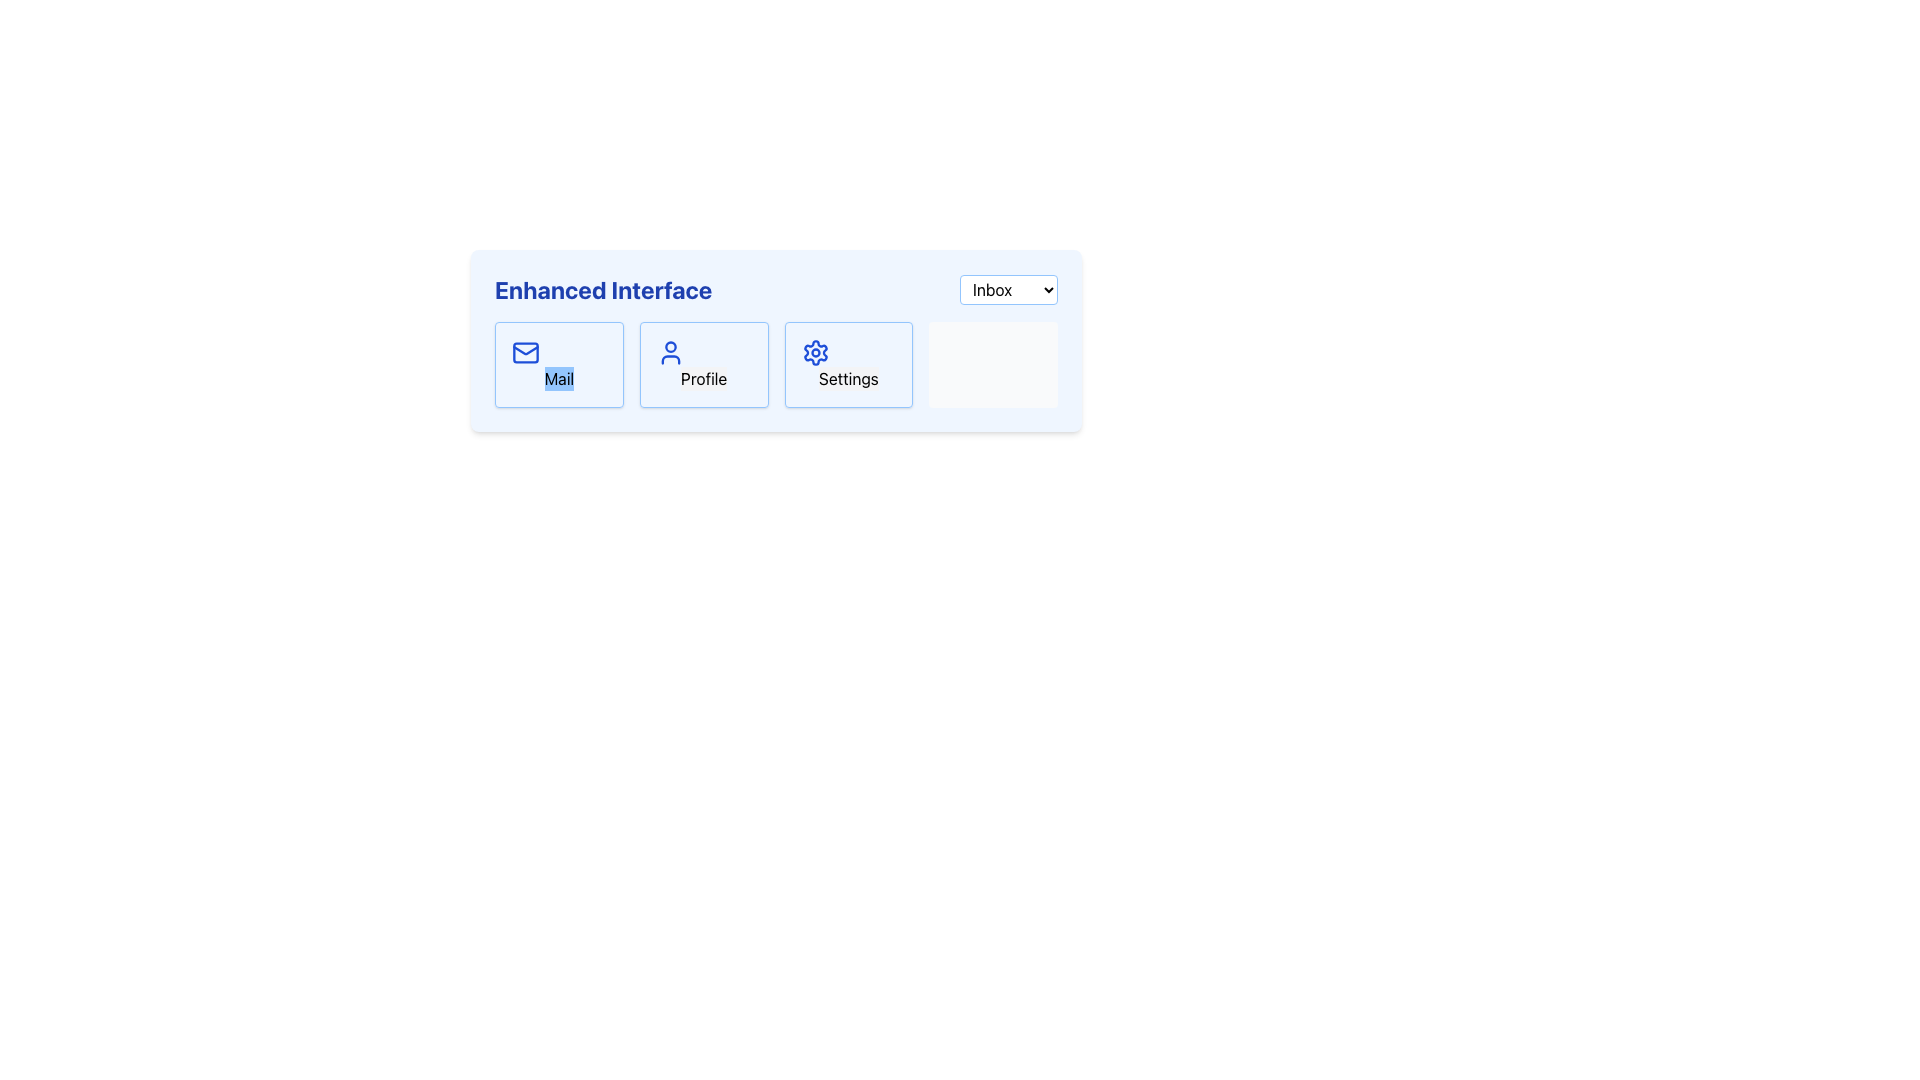 Image resolution: width=1920 pixels, height=1080 pixels. Describe the element at coordinates (815, 352) in the screenshot. I see `the blue cogwheel icon representing settings, located as the third button from the left under 'Enhanced Interface' for tooltip display` at that location.